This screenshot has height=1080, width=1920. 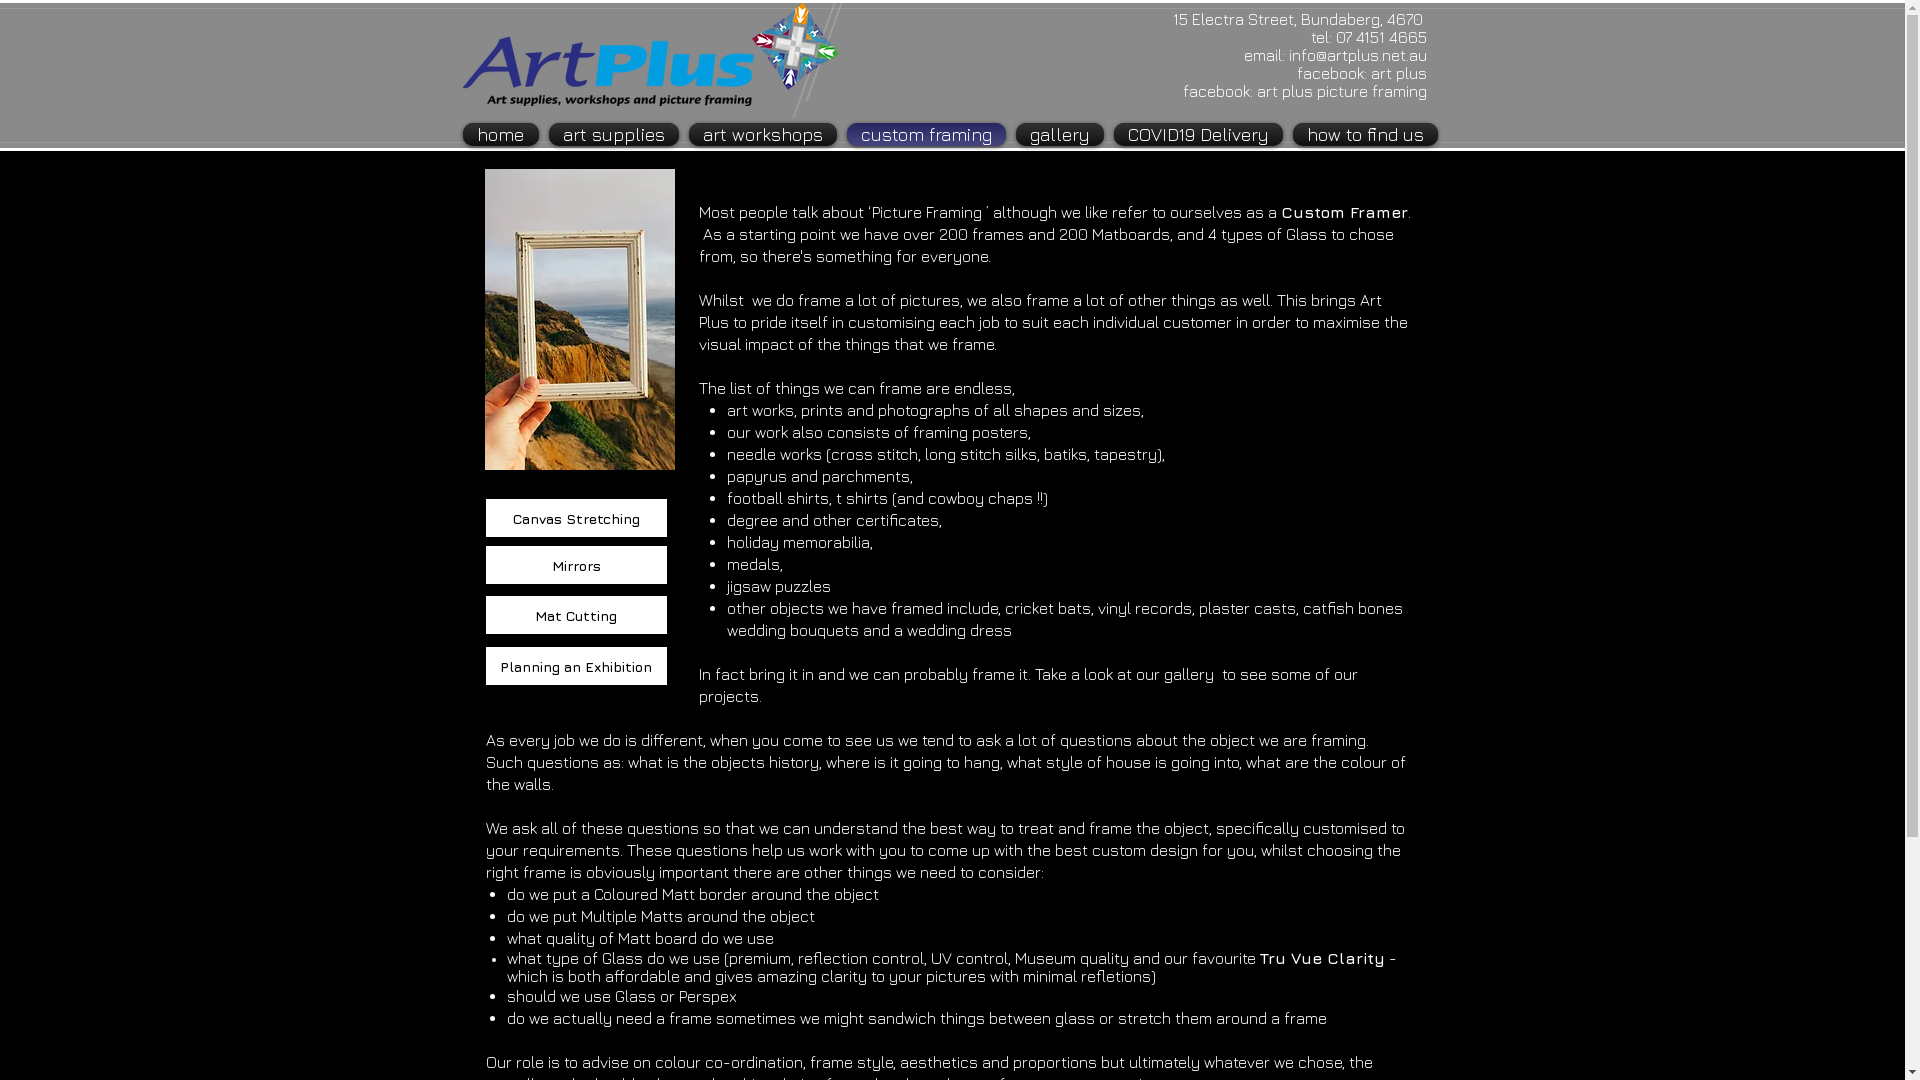 I want to click on 'COVID19 Delivery', so click(x=1197, y=134).